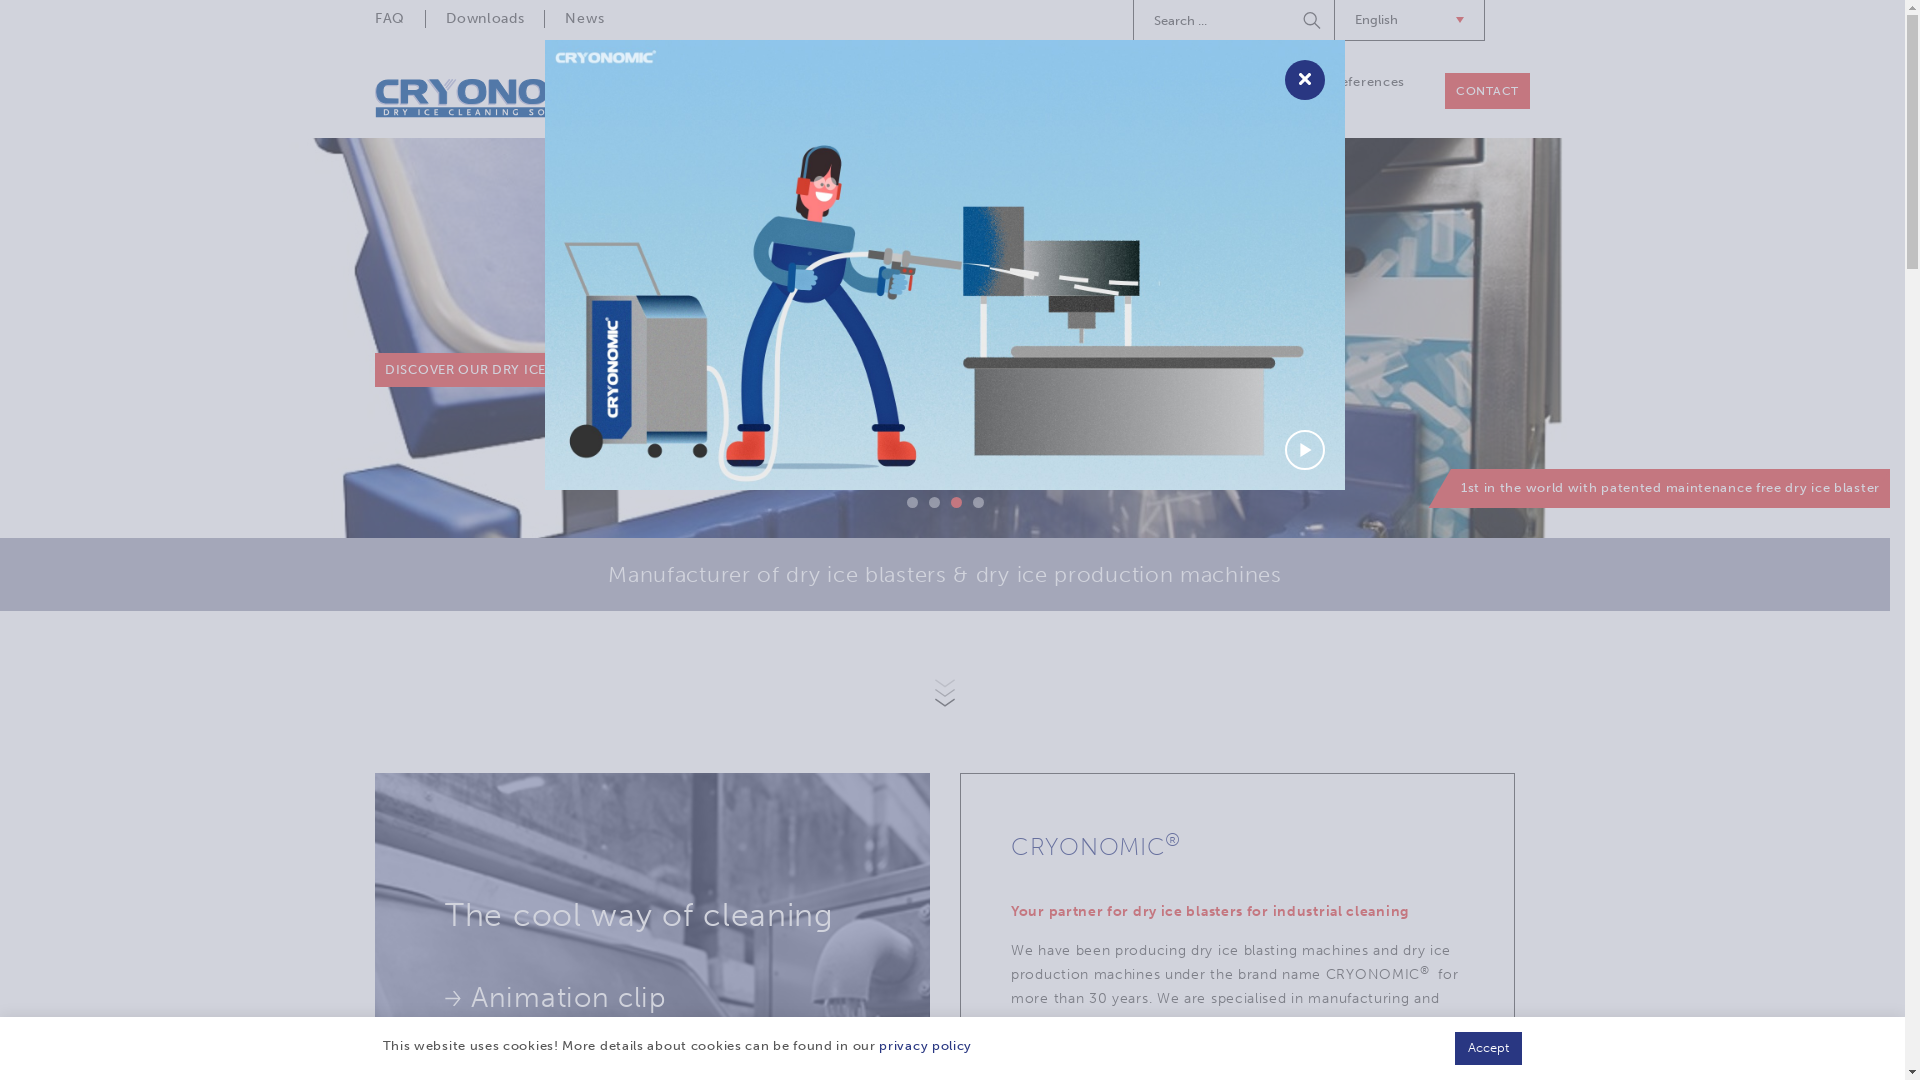  What do you see at coordinates (795, 80) in the screenshot?
I see `'Company'` at bounding box center [795, 80].